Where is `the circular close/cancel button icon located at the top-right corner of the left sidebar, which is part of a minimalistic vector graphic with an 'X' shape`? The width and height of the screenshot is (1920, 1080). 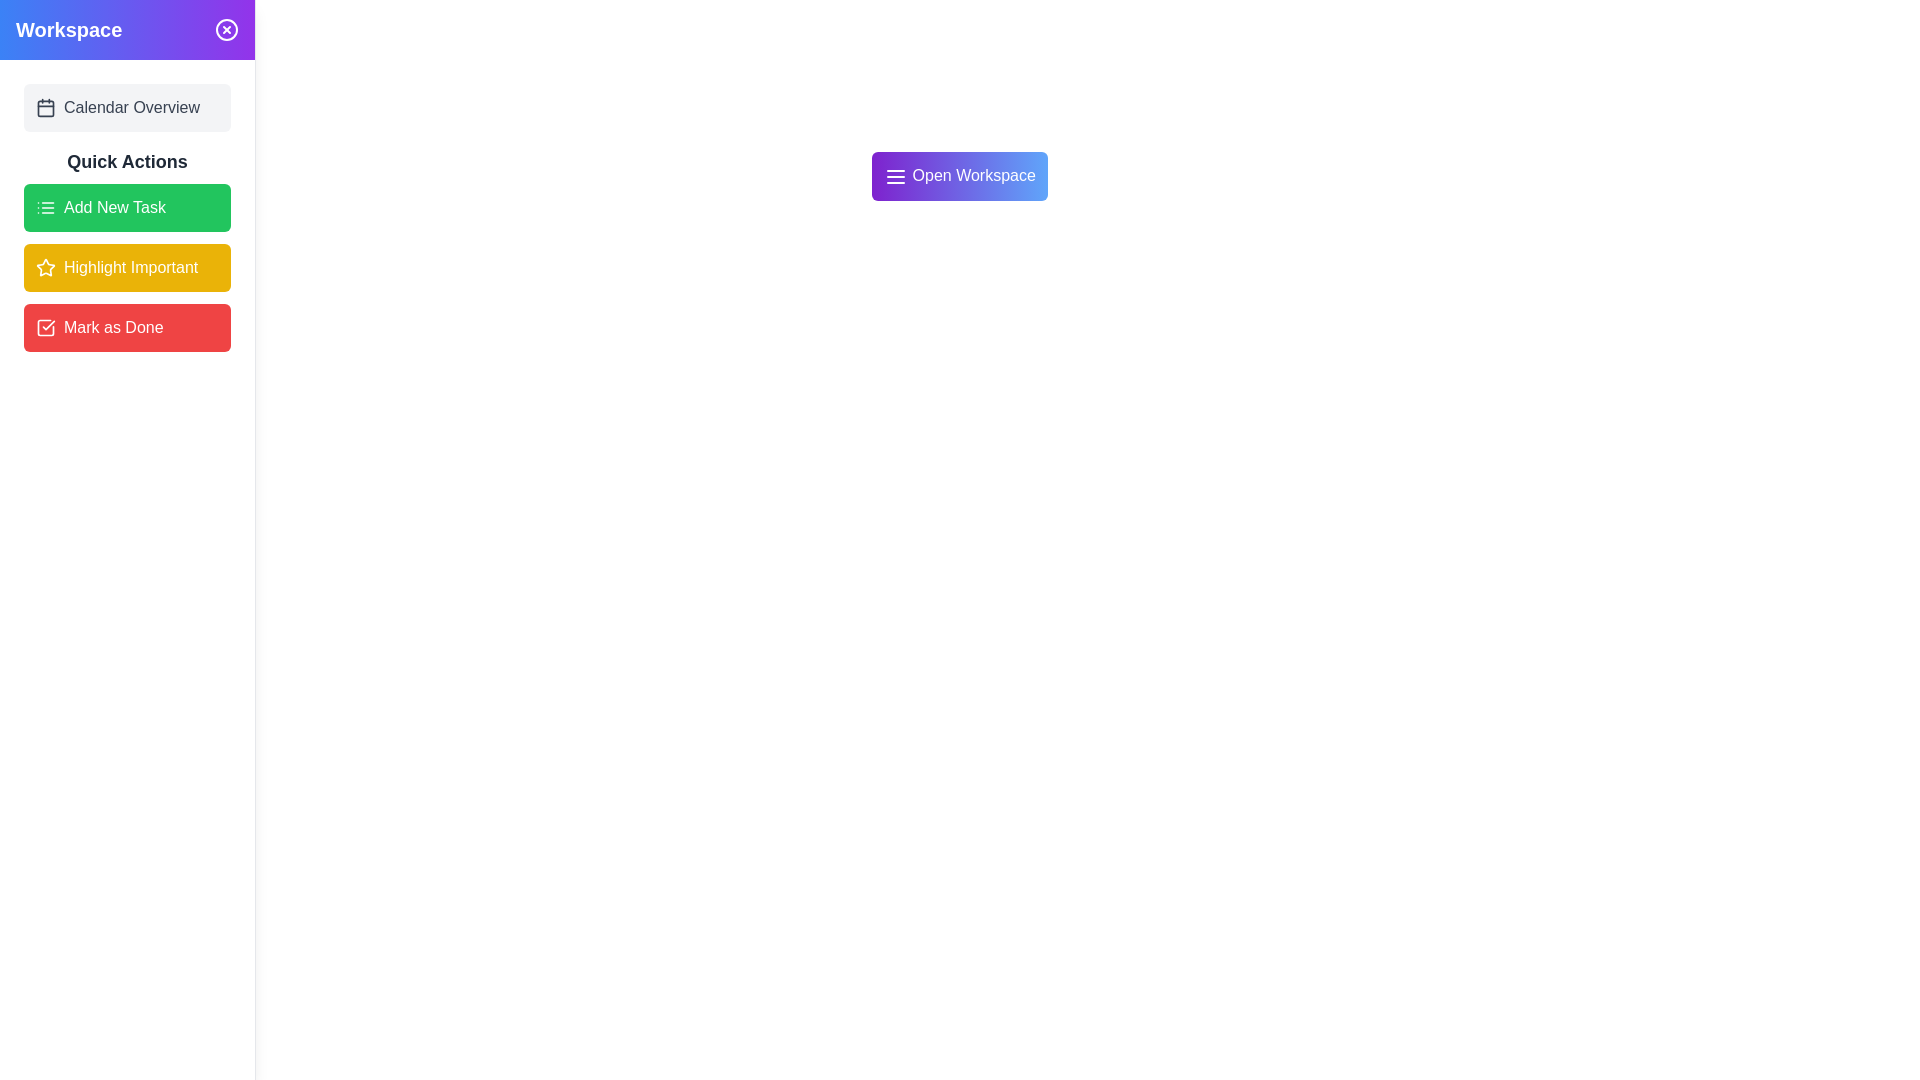 the circular close/cancel button icon located at the top-right corner of the left sidebar, which is part of a minimalistic vector graphic with an 'X' shape is located at coordinates (226, 30).